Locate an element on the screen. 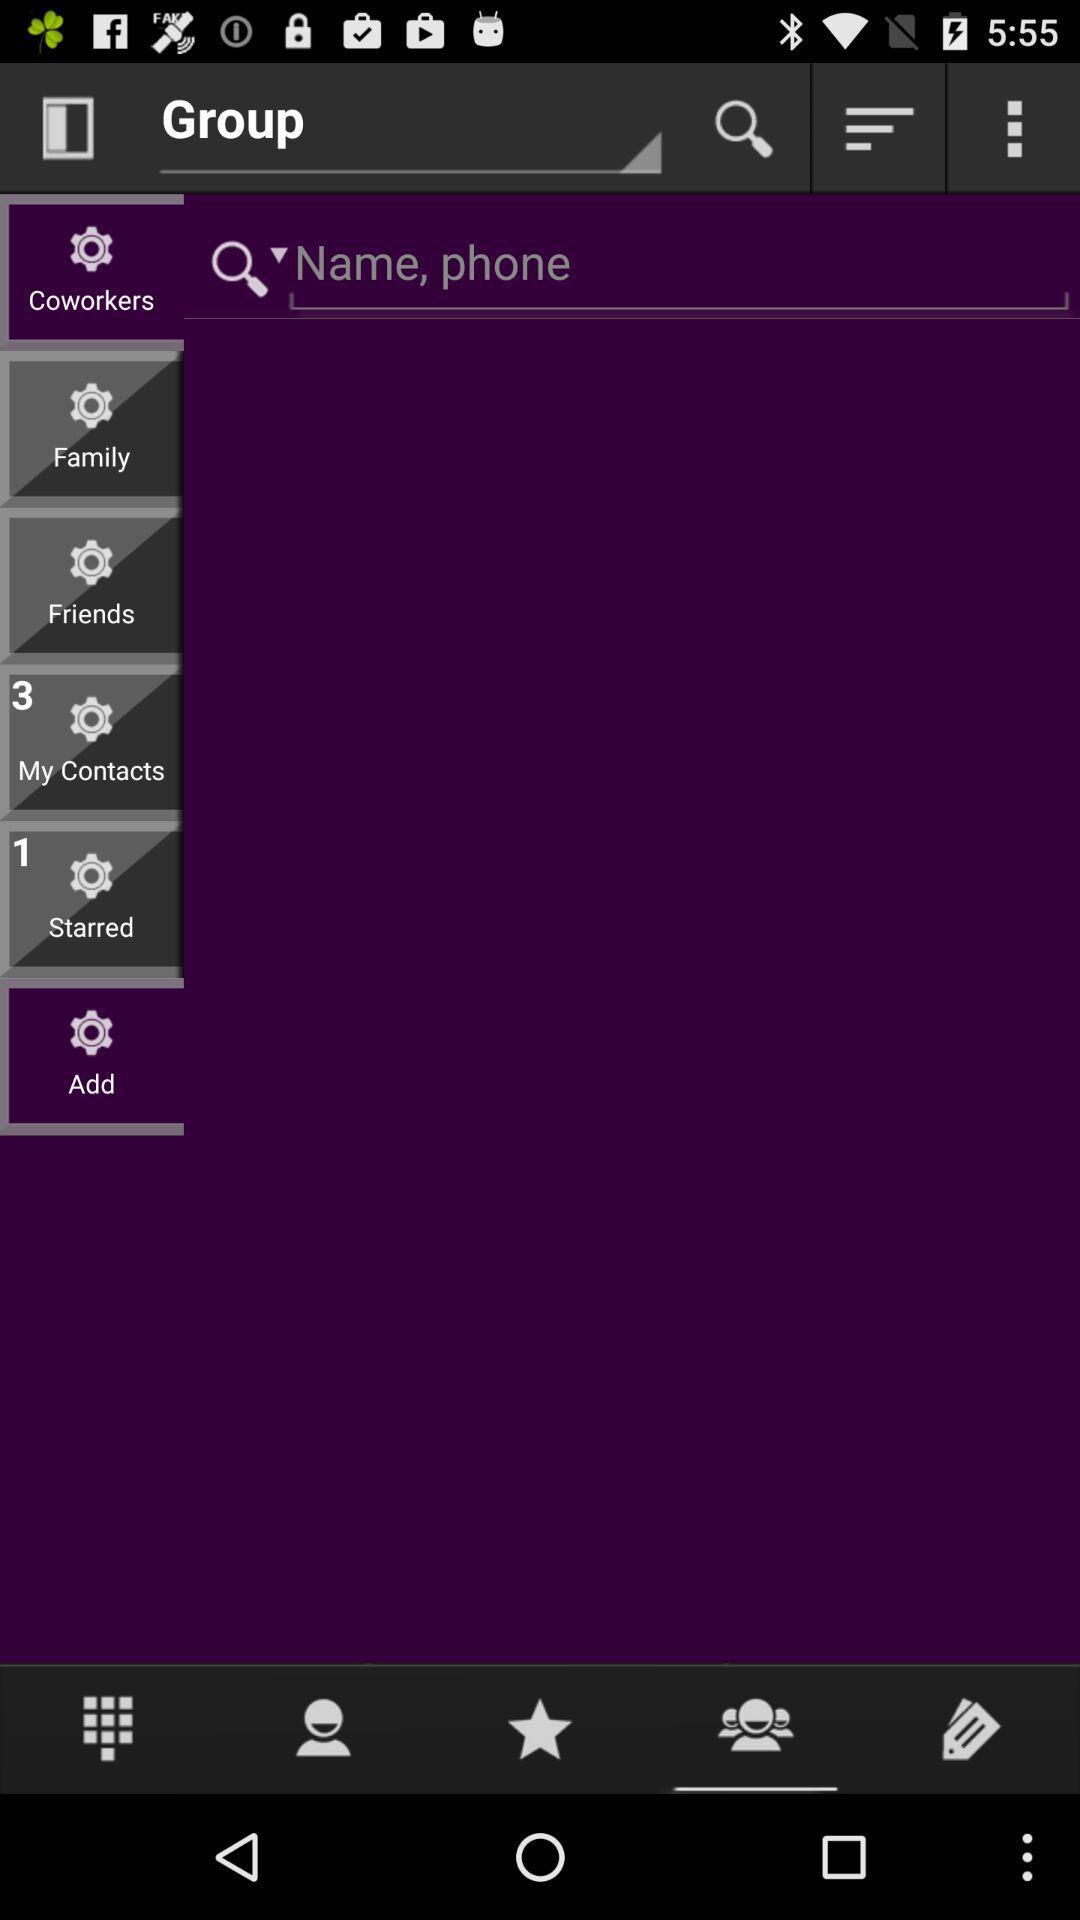 The width and height of the screenshot is (1080, 1920). the group icon is located at coordinates (756, 1848).